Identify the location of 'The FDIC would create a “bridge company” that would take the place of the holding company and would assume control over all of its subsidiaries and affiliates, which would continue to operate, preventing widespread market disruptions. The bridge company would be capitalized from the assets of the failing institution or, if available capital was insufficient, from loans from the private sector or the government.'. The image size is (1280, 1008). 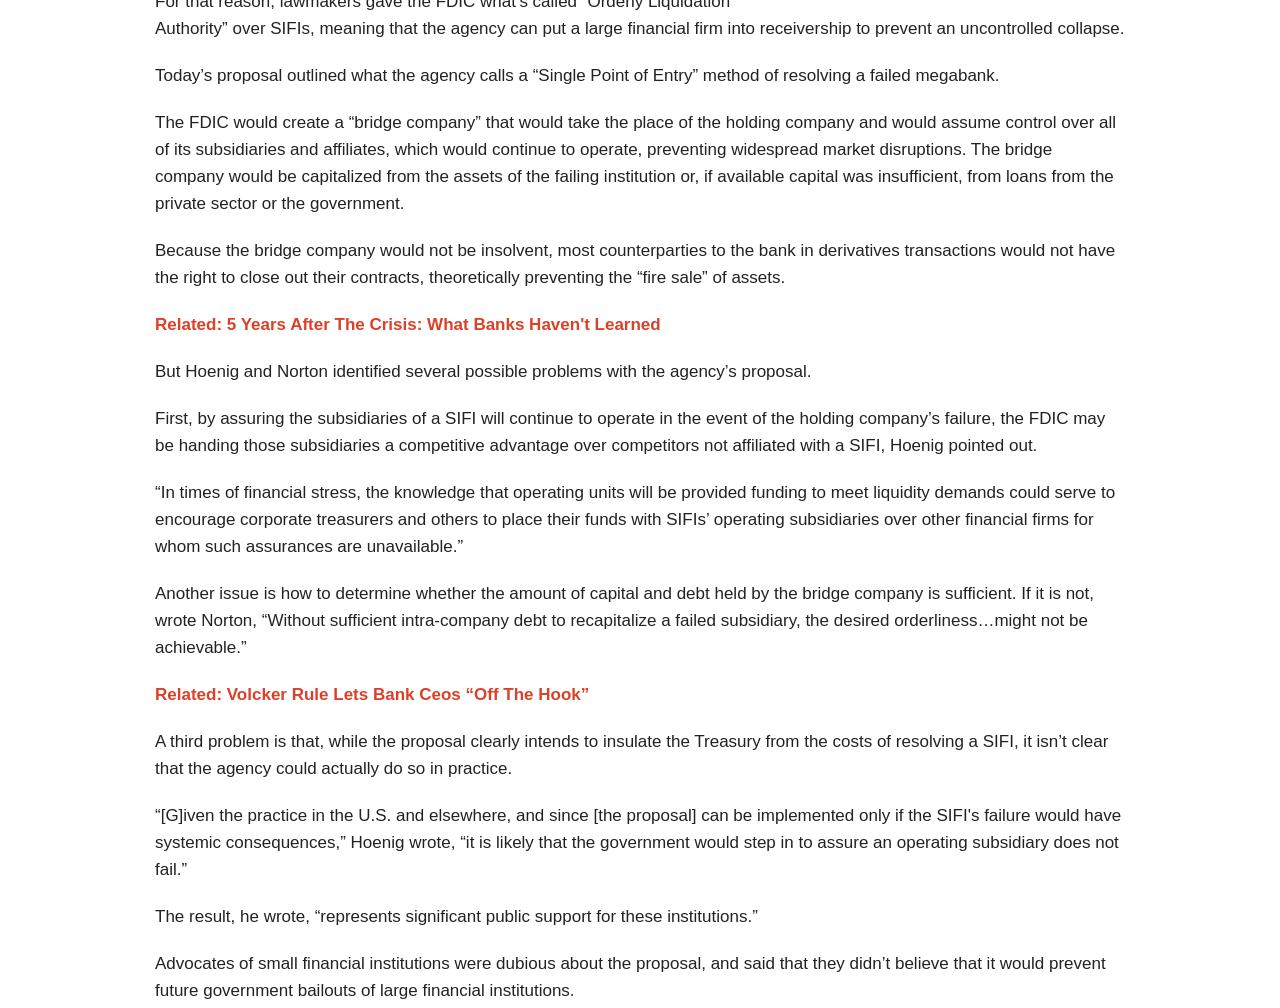
(634, 162).